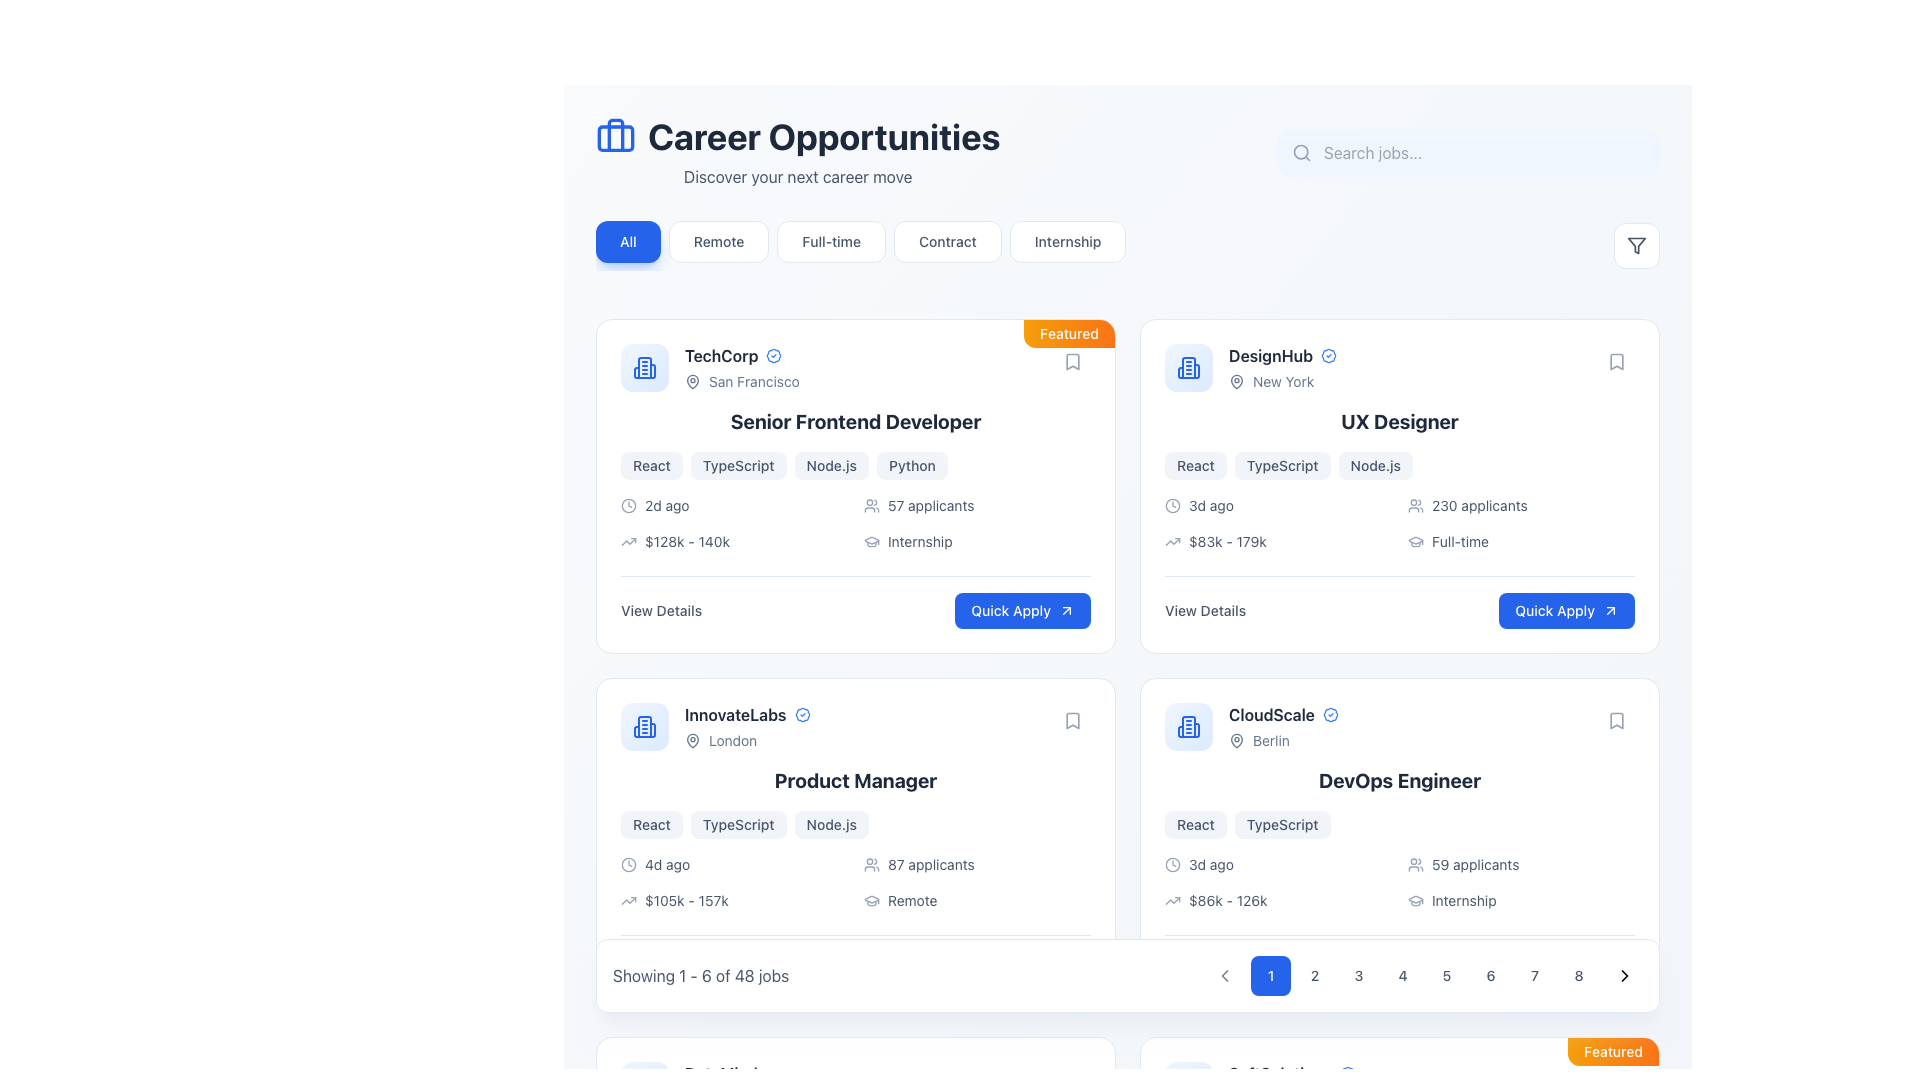 Image resolution: width=1920 pixels, height=1080 pixels. I want to click on information displayed in the textual label '230 applicants' with an accompanying icon of a group of people within the 'DesignHub' job card for the 'UX Designer' position, so click(1520, 504).